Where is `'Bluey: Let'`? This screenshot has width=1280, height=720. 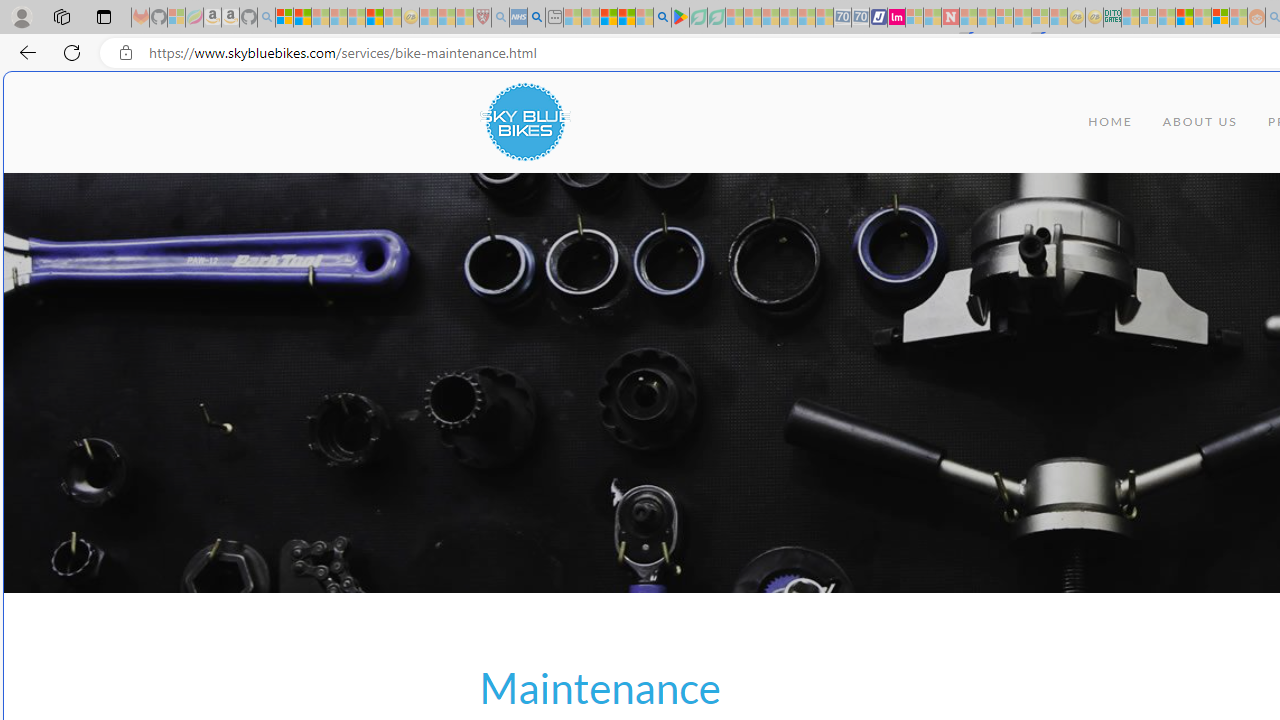 'Bluey: Let' is located at coordinates (680, 17).